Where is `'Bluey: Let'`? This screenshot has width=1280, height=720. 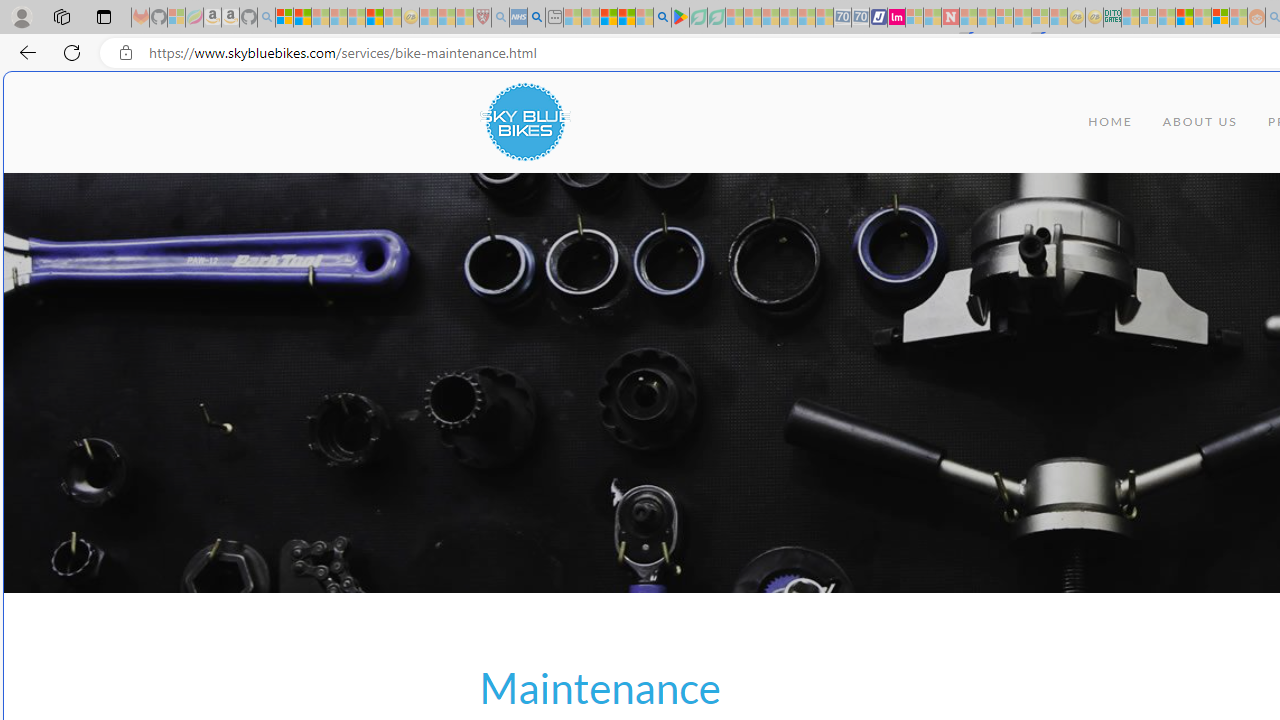 'Bluey: Let' is located at coordinates (680, 17).